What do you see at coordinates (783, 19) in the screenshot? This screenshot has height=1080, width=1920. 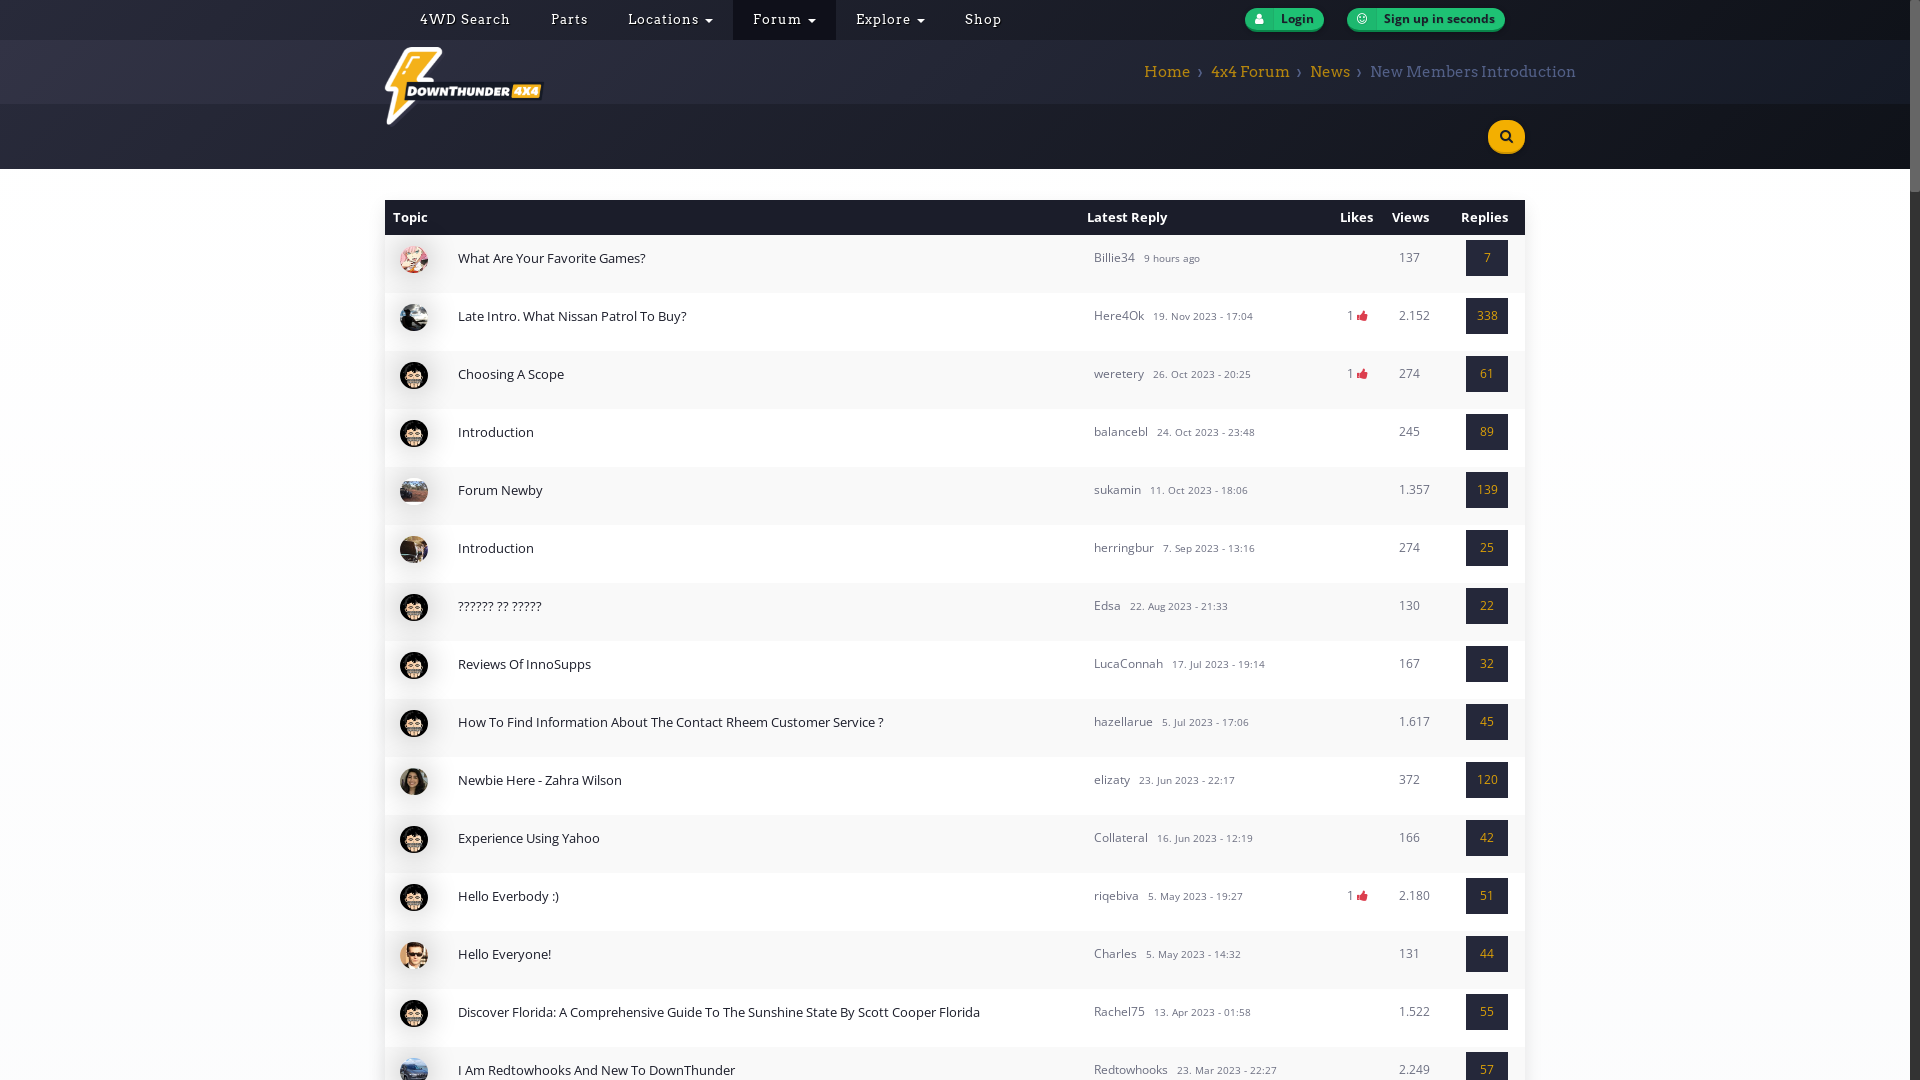 I see `'Forum'` at bounding box center [783, 19].